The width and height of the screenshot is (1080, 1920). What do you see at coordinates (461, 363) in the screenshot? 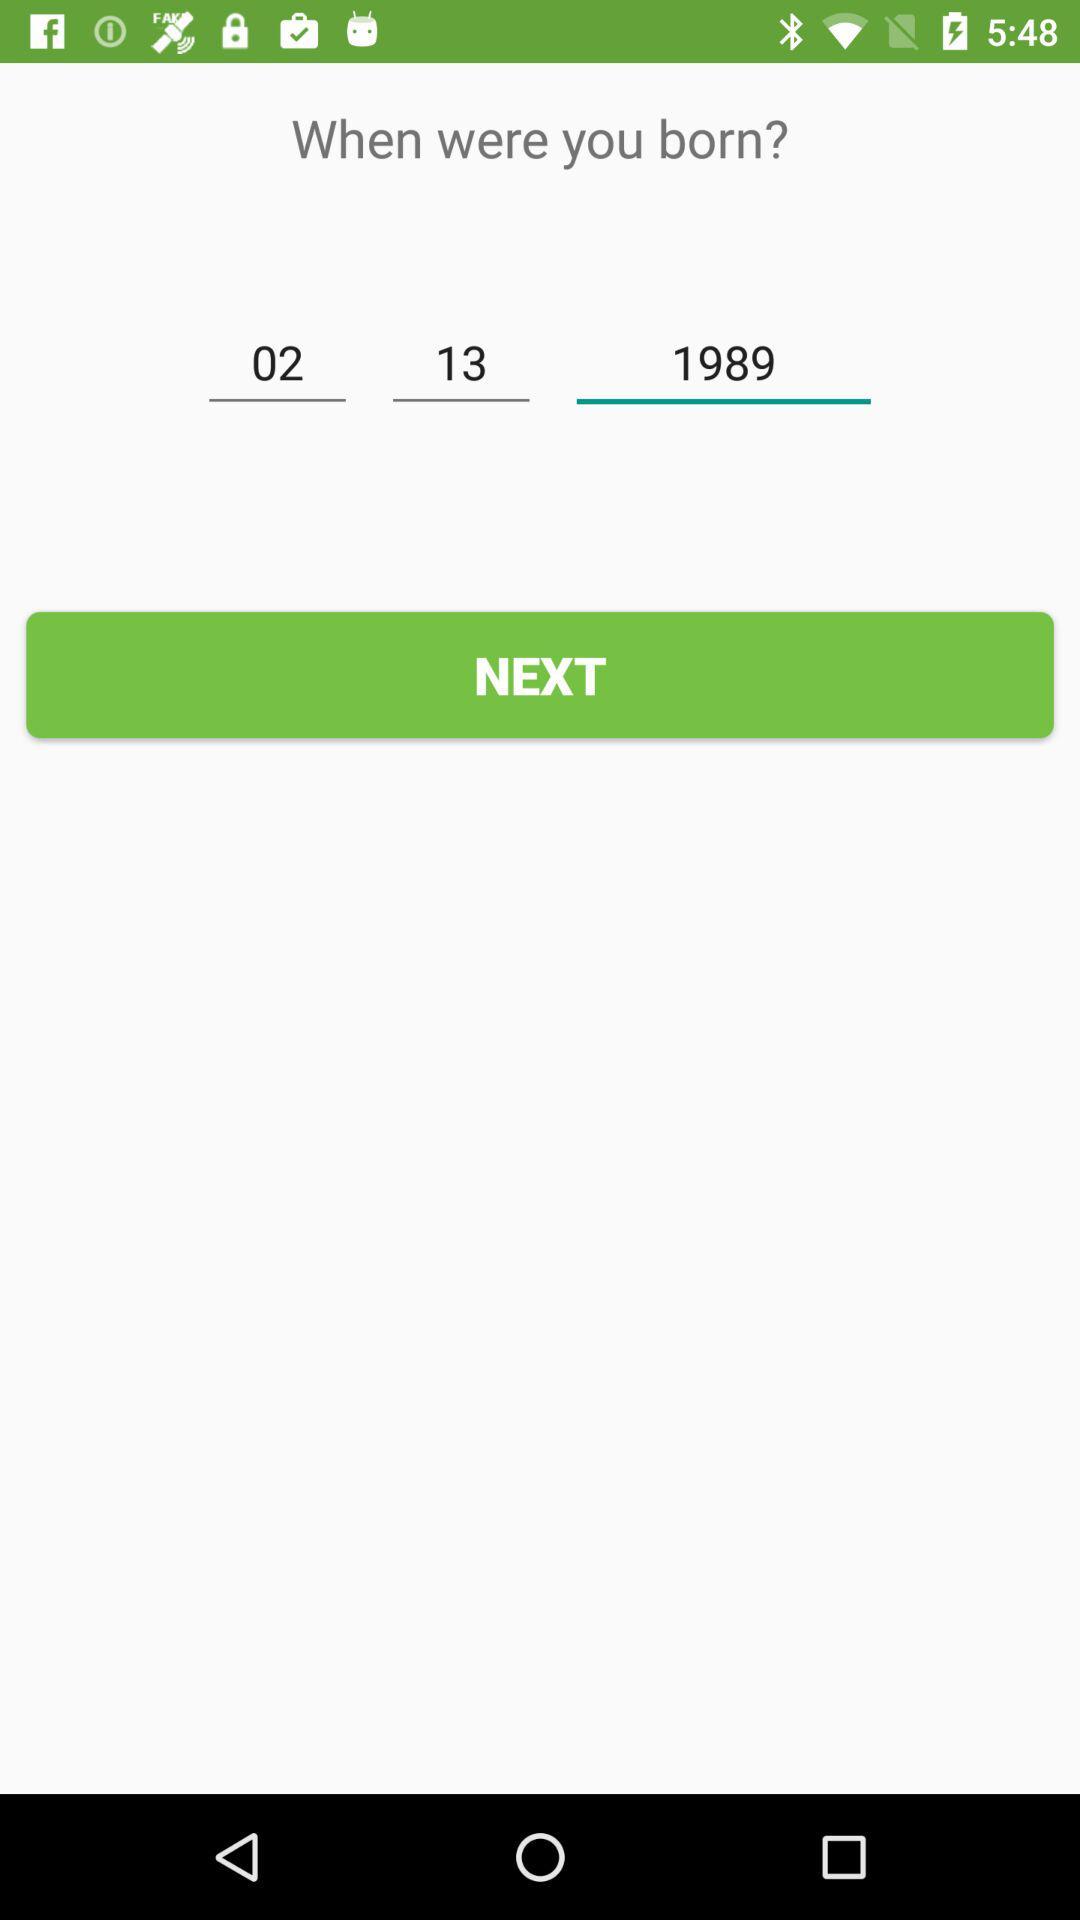
I see `icon next to the 02 item` at bounding box center [461, 363].